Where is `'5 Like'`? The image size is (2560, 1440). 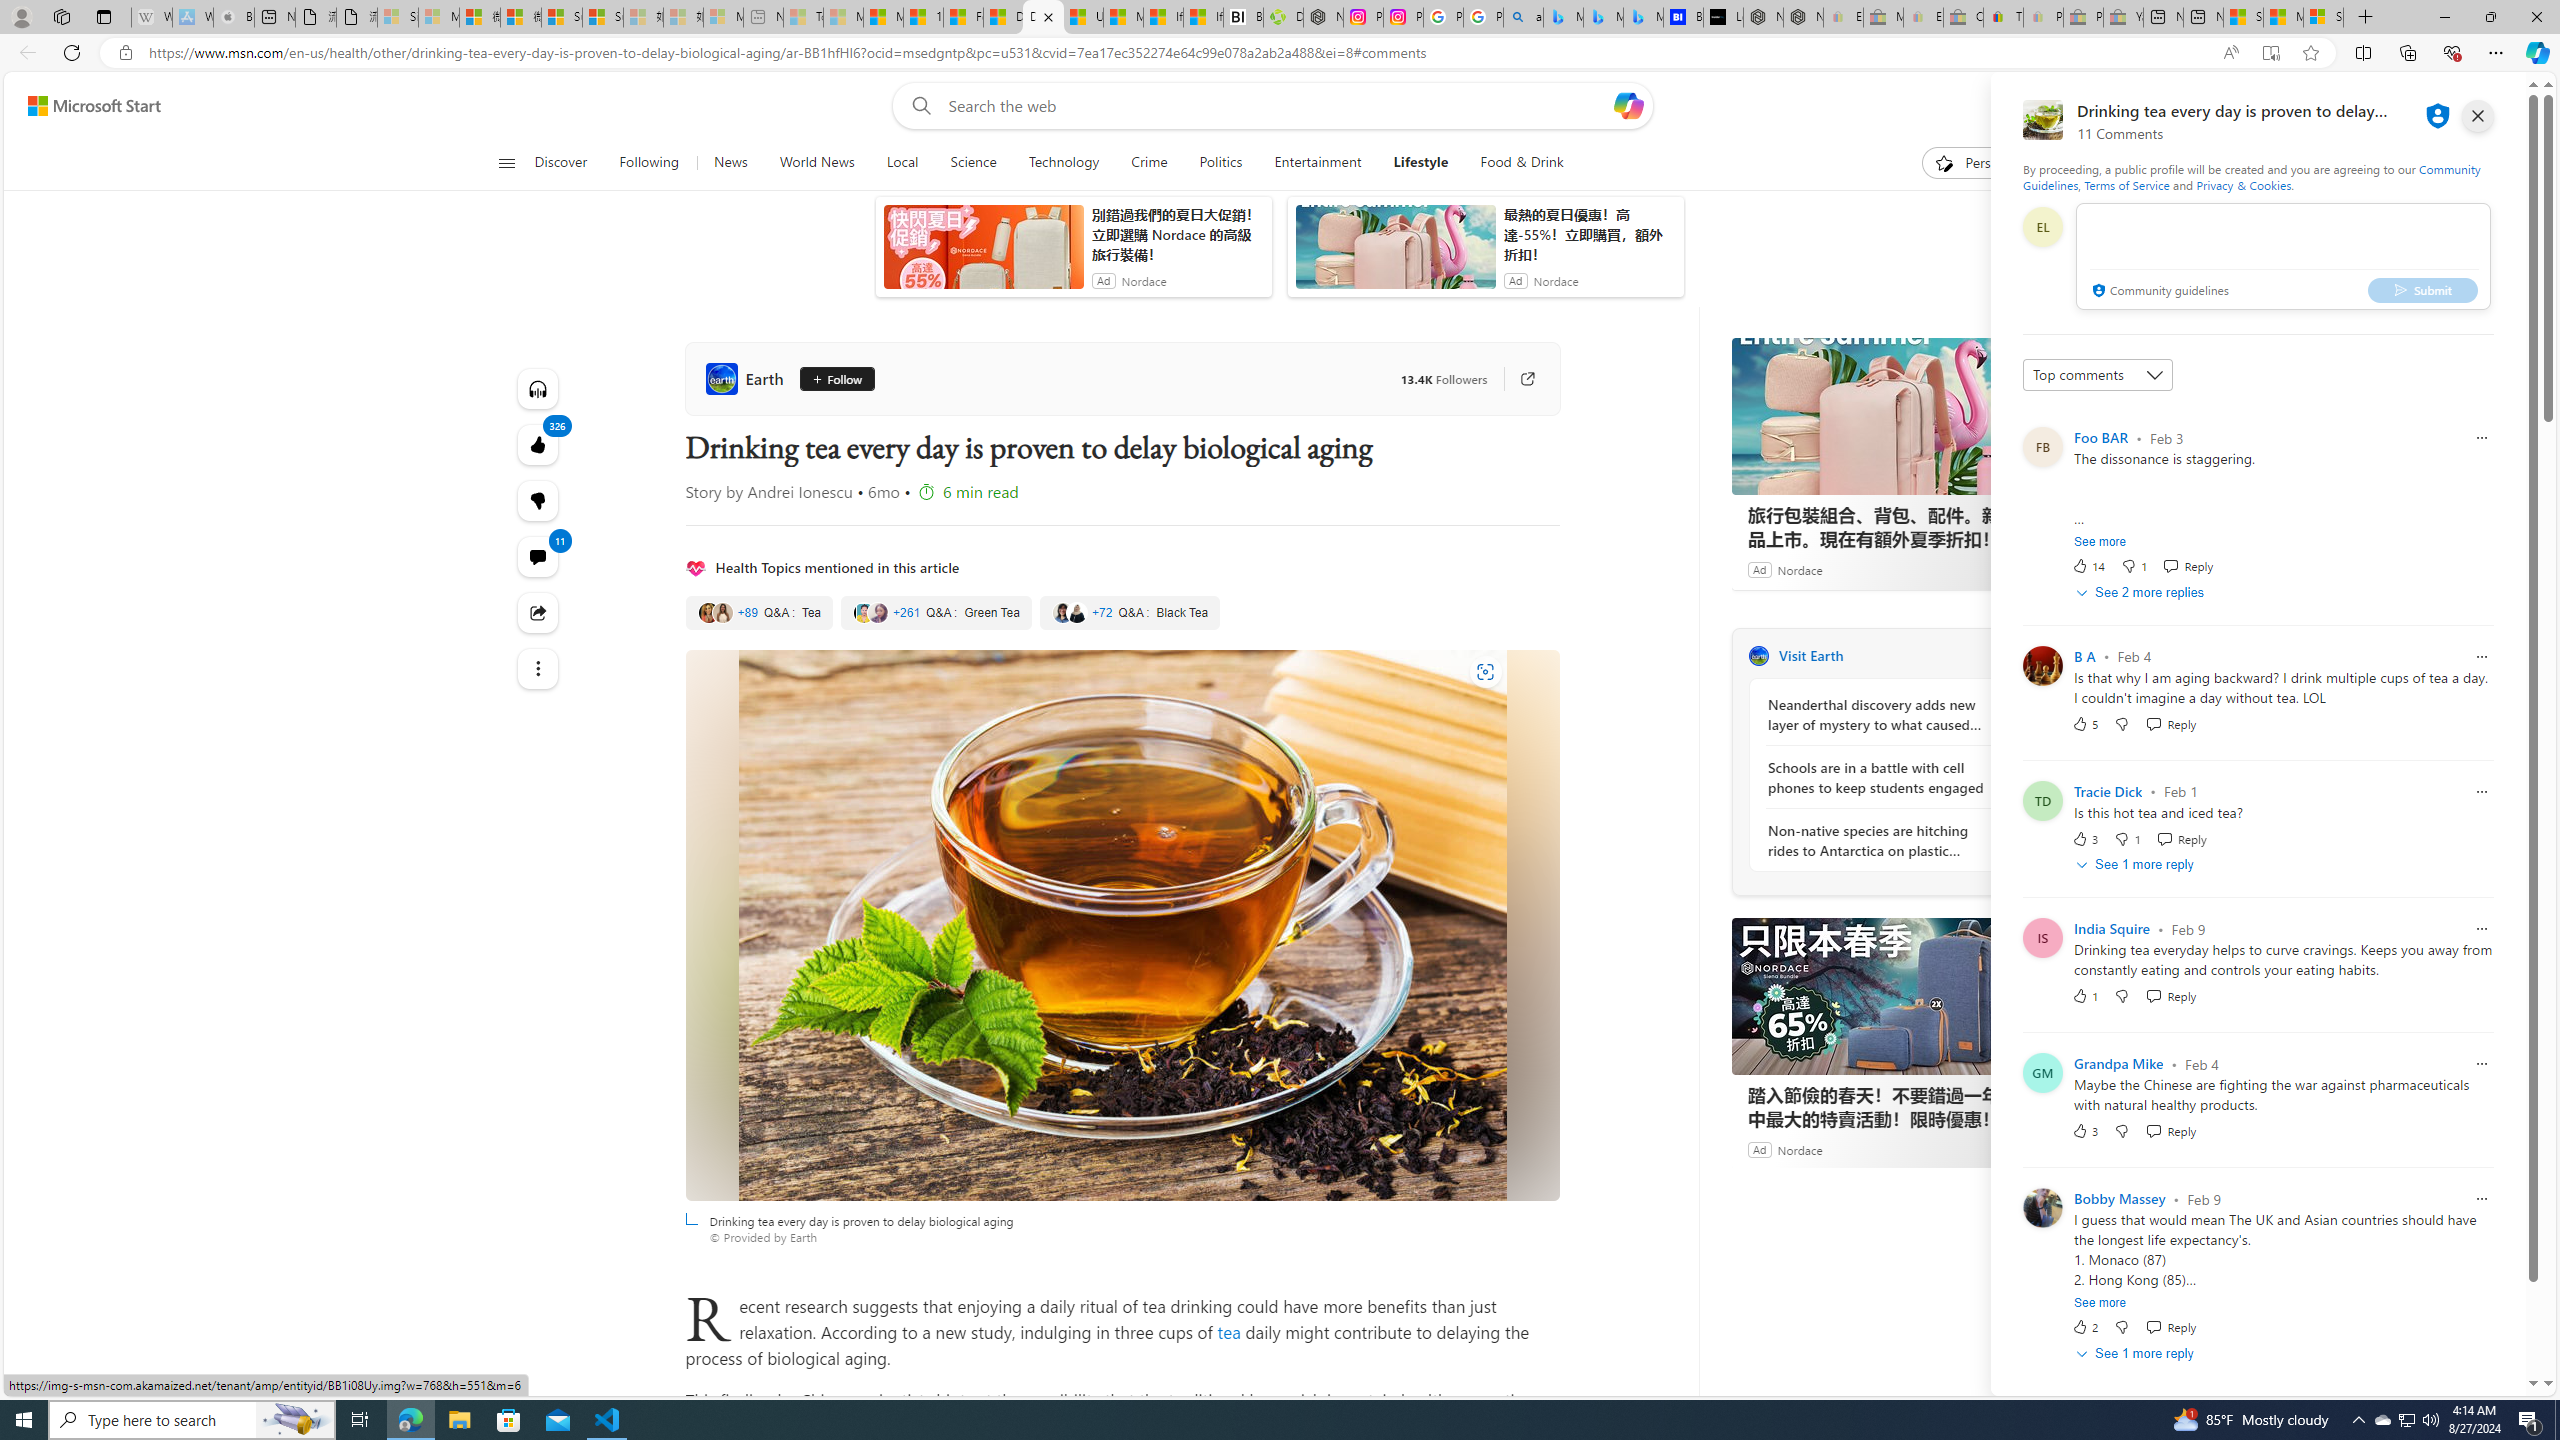 '5 Like' is located at coordinates (2084, 723).